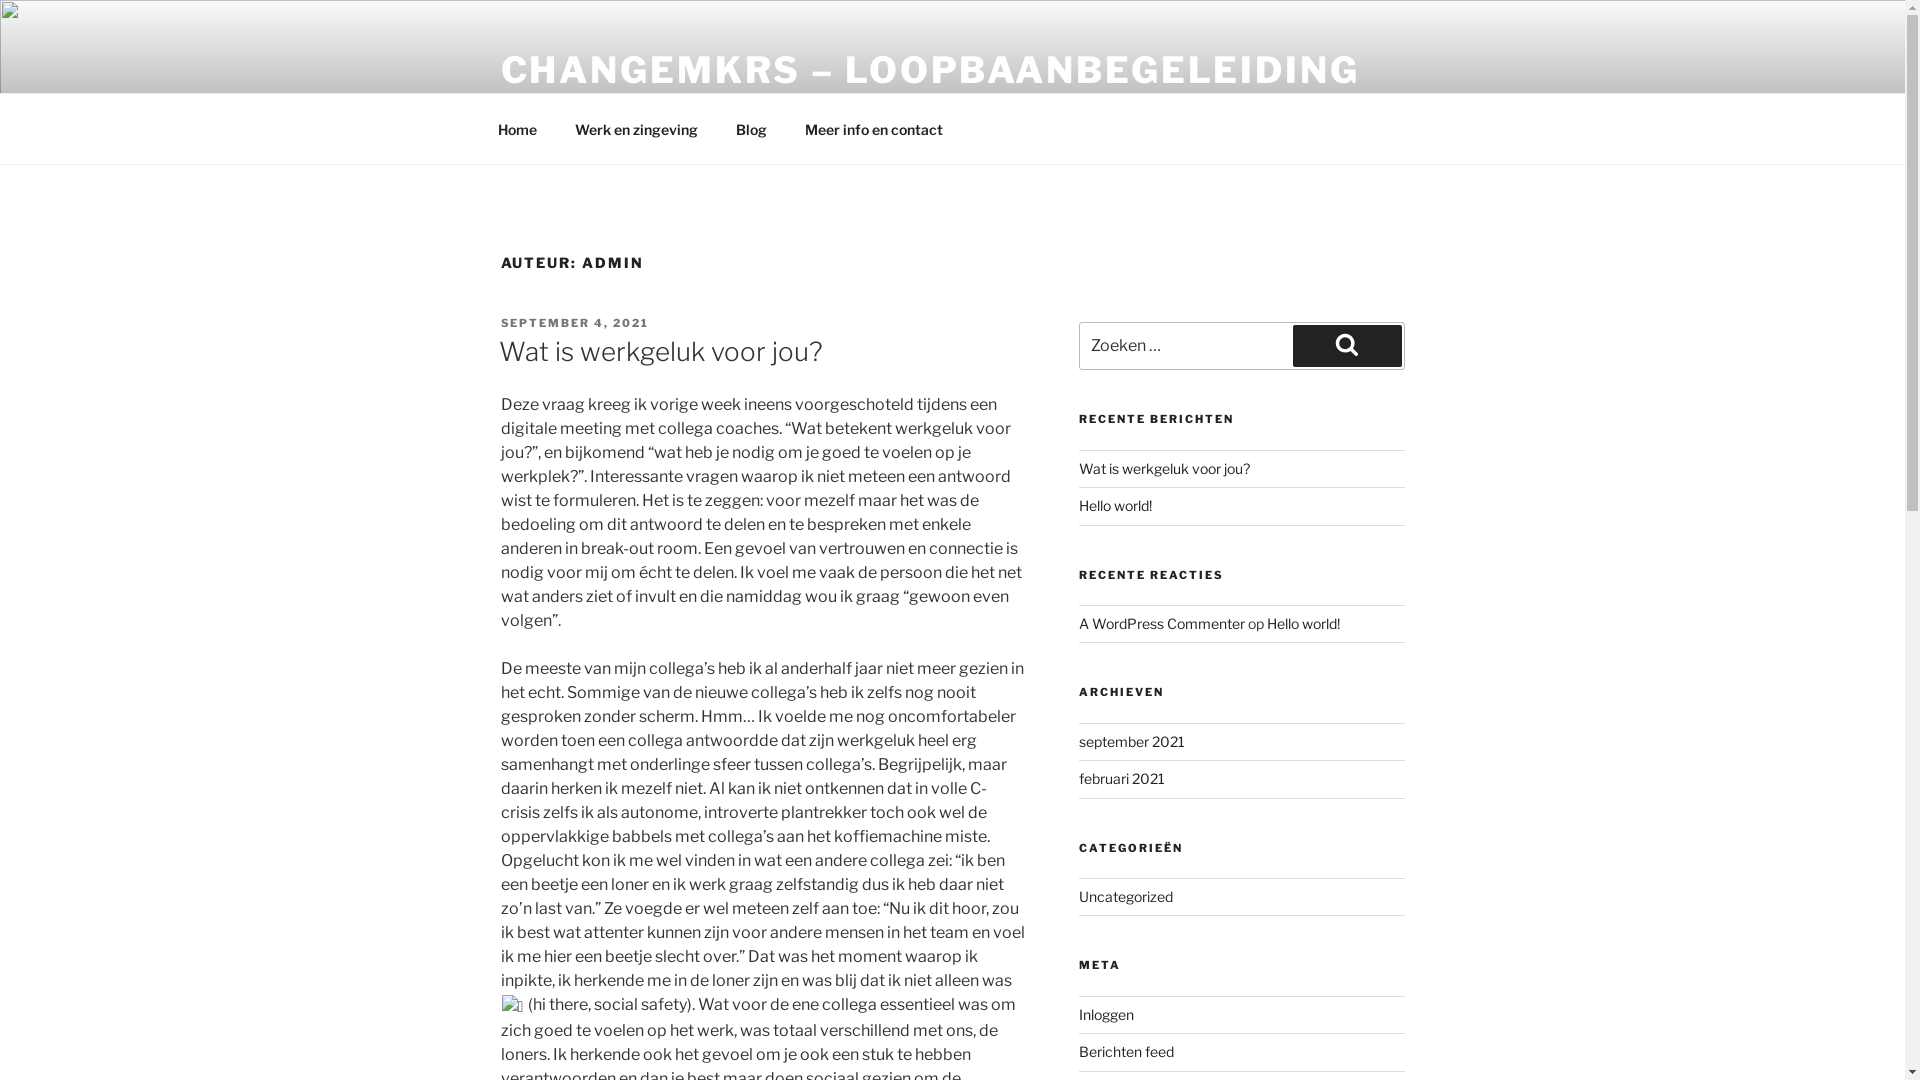 This screenshot has width=1920, height=1080. What do you see at coordinates (517, 128) in the screenshot?
I see `'Home'` at bounding box center [517, 128].